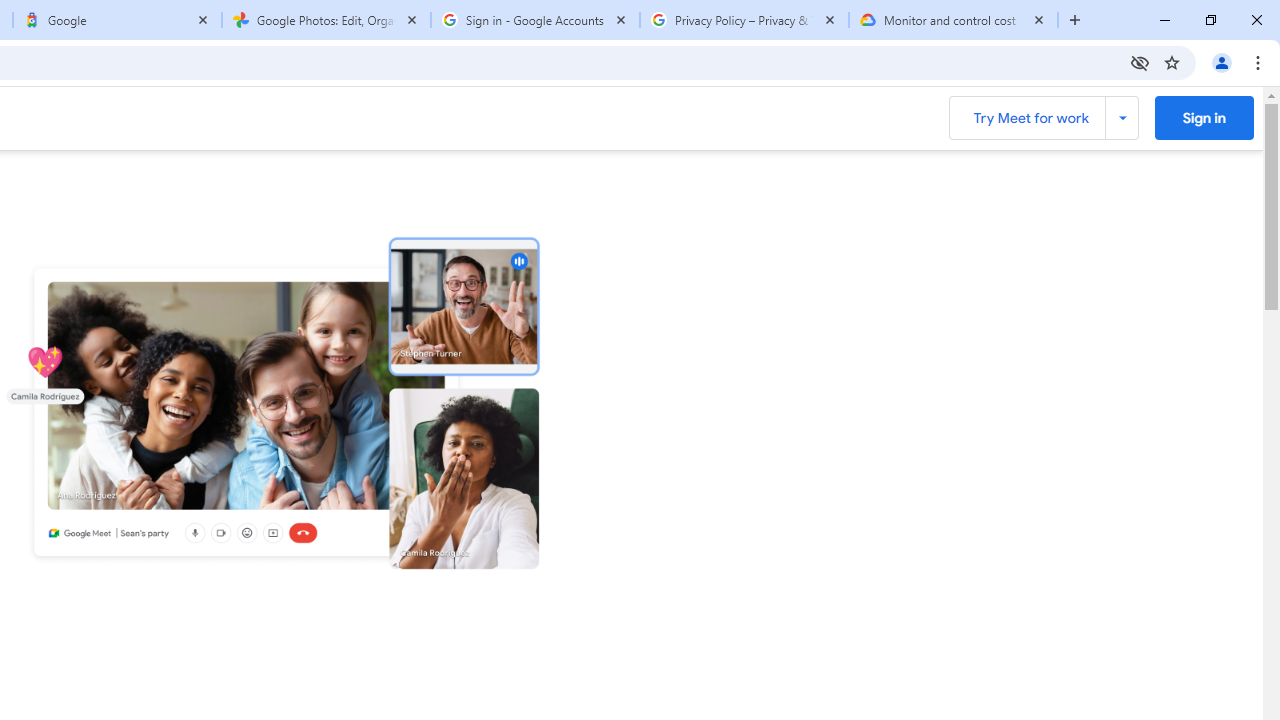  Describe the element at coordinates (1203, 117) in the screenshot. I see `'Sign into Google Meet '` at that location.